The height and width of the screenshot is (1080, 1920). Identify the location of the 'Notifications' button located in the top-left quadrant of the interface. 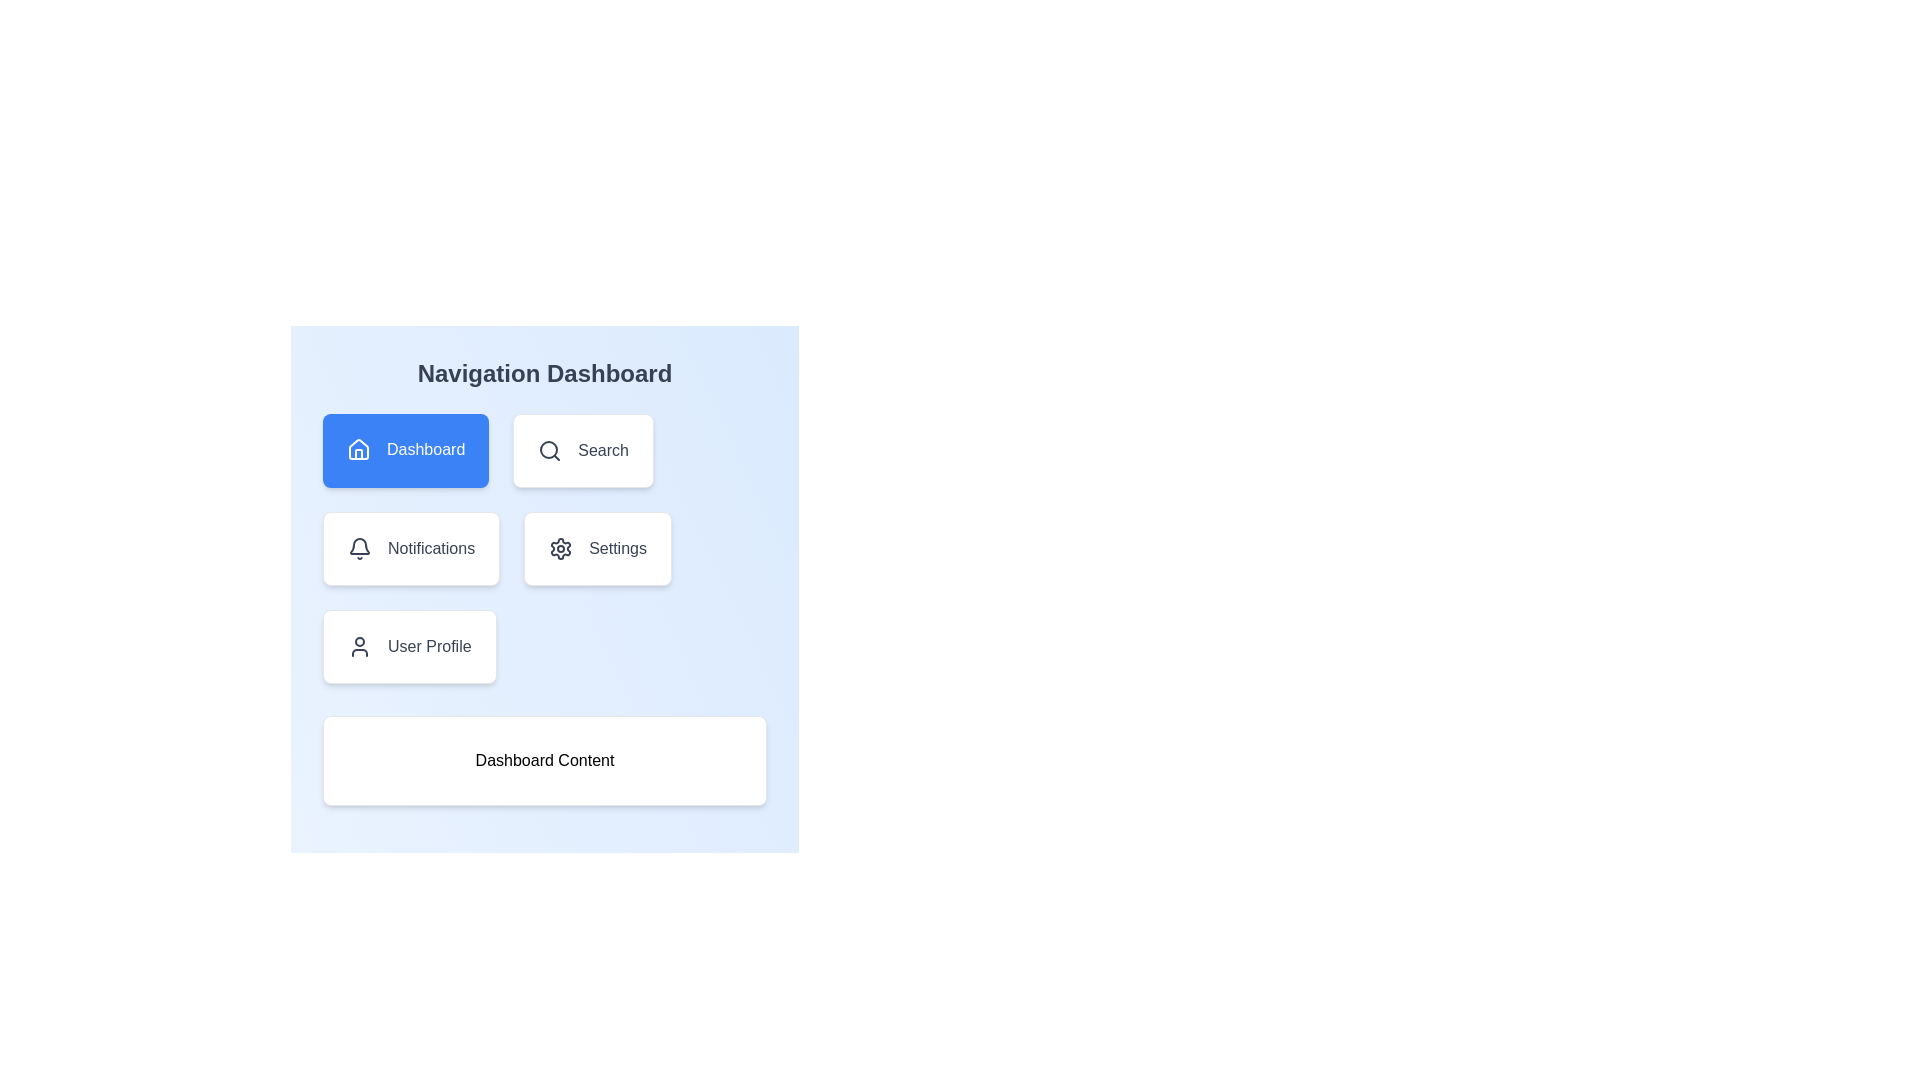
(410, 548).